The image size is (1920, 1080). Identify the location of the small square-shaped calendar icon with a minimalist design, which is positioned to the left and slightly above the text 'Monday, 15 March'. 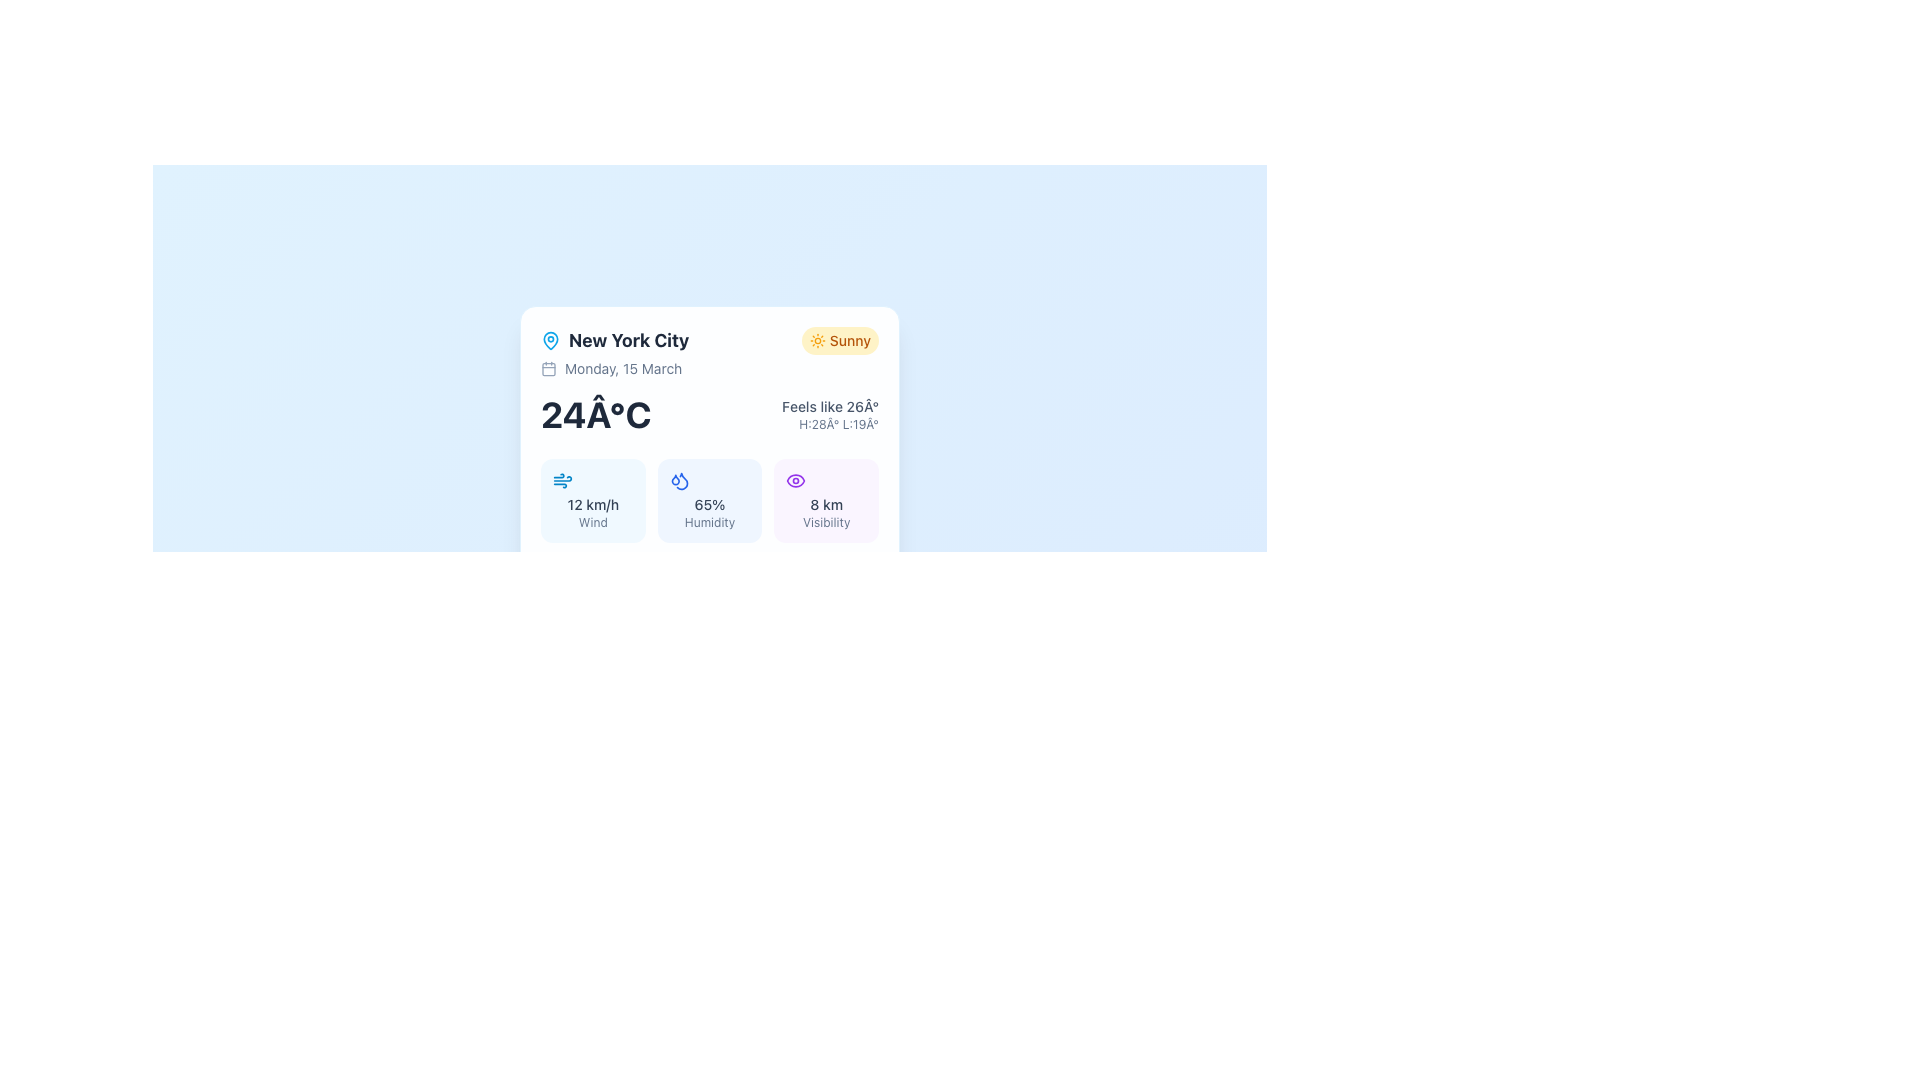
(548, 369).